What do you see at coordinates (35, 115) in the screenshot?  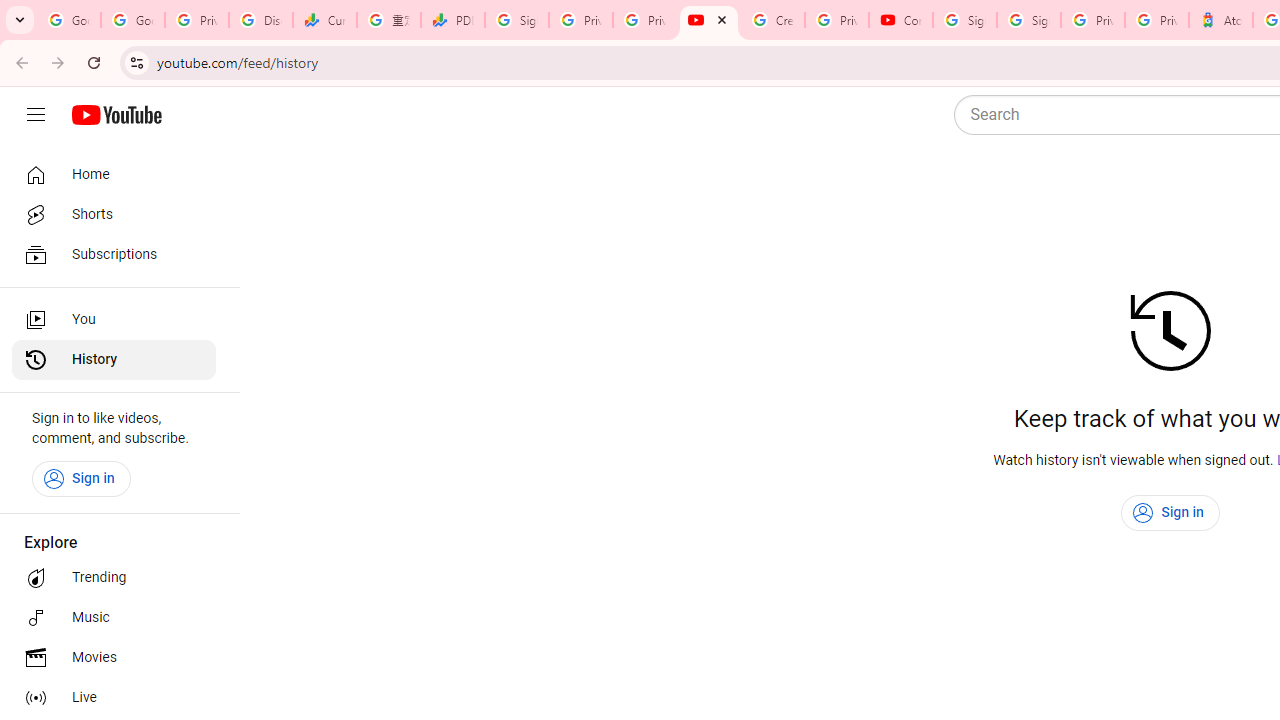 I see `'Guide'` at bounding box center [35, 115].